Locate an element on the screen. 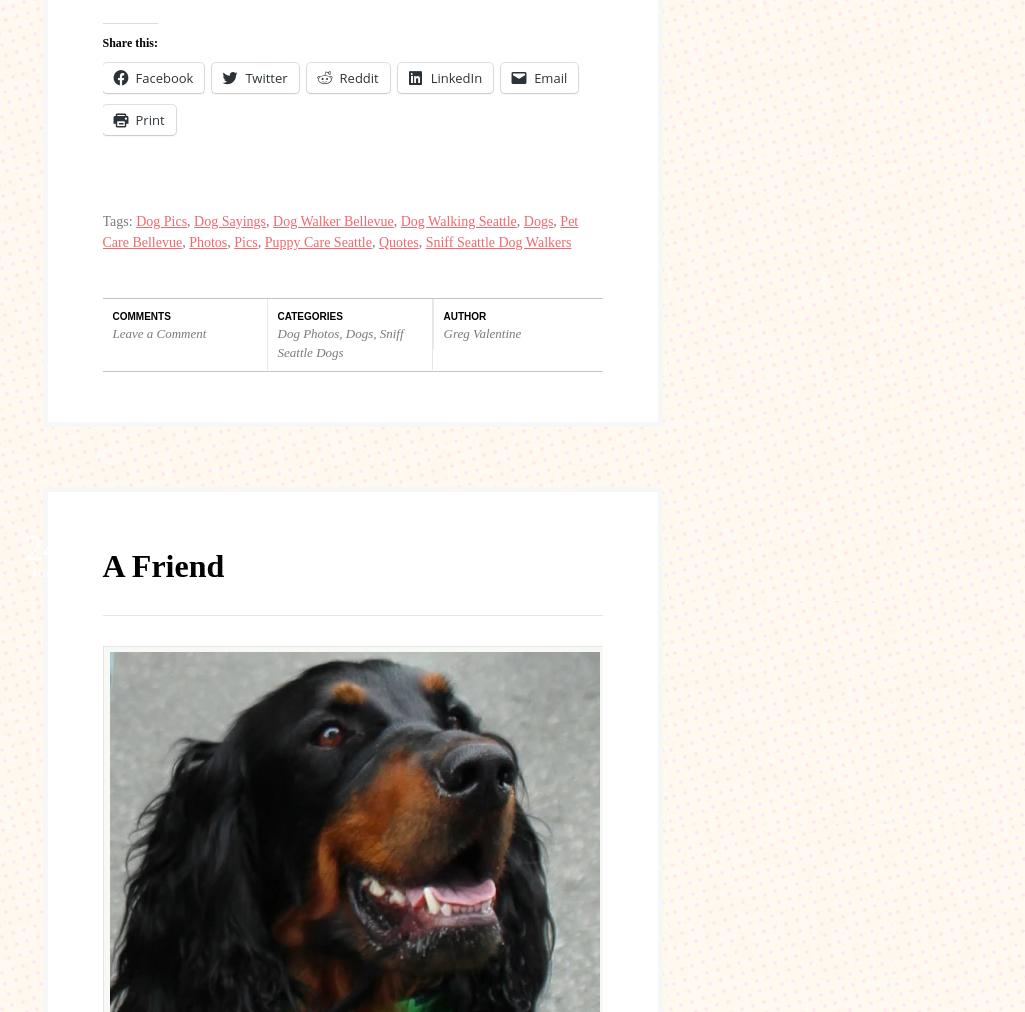  'Dog Walker Bellevue' is located at coordinates (332, 220).